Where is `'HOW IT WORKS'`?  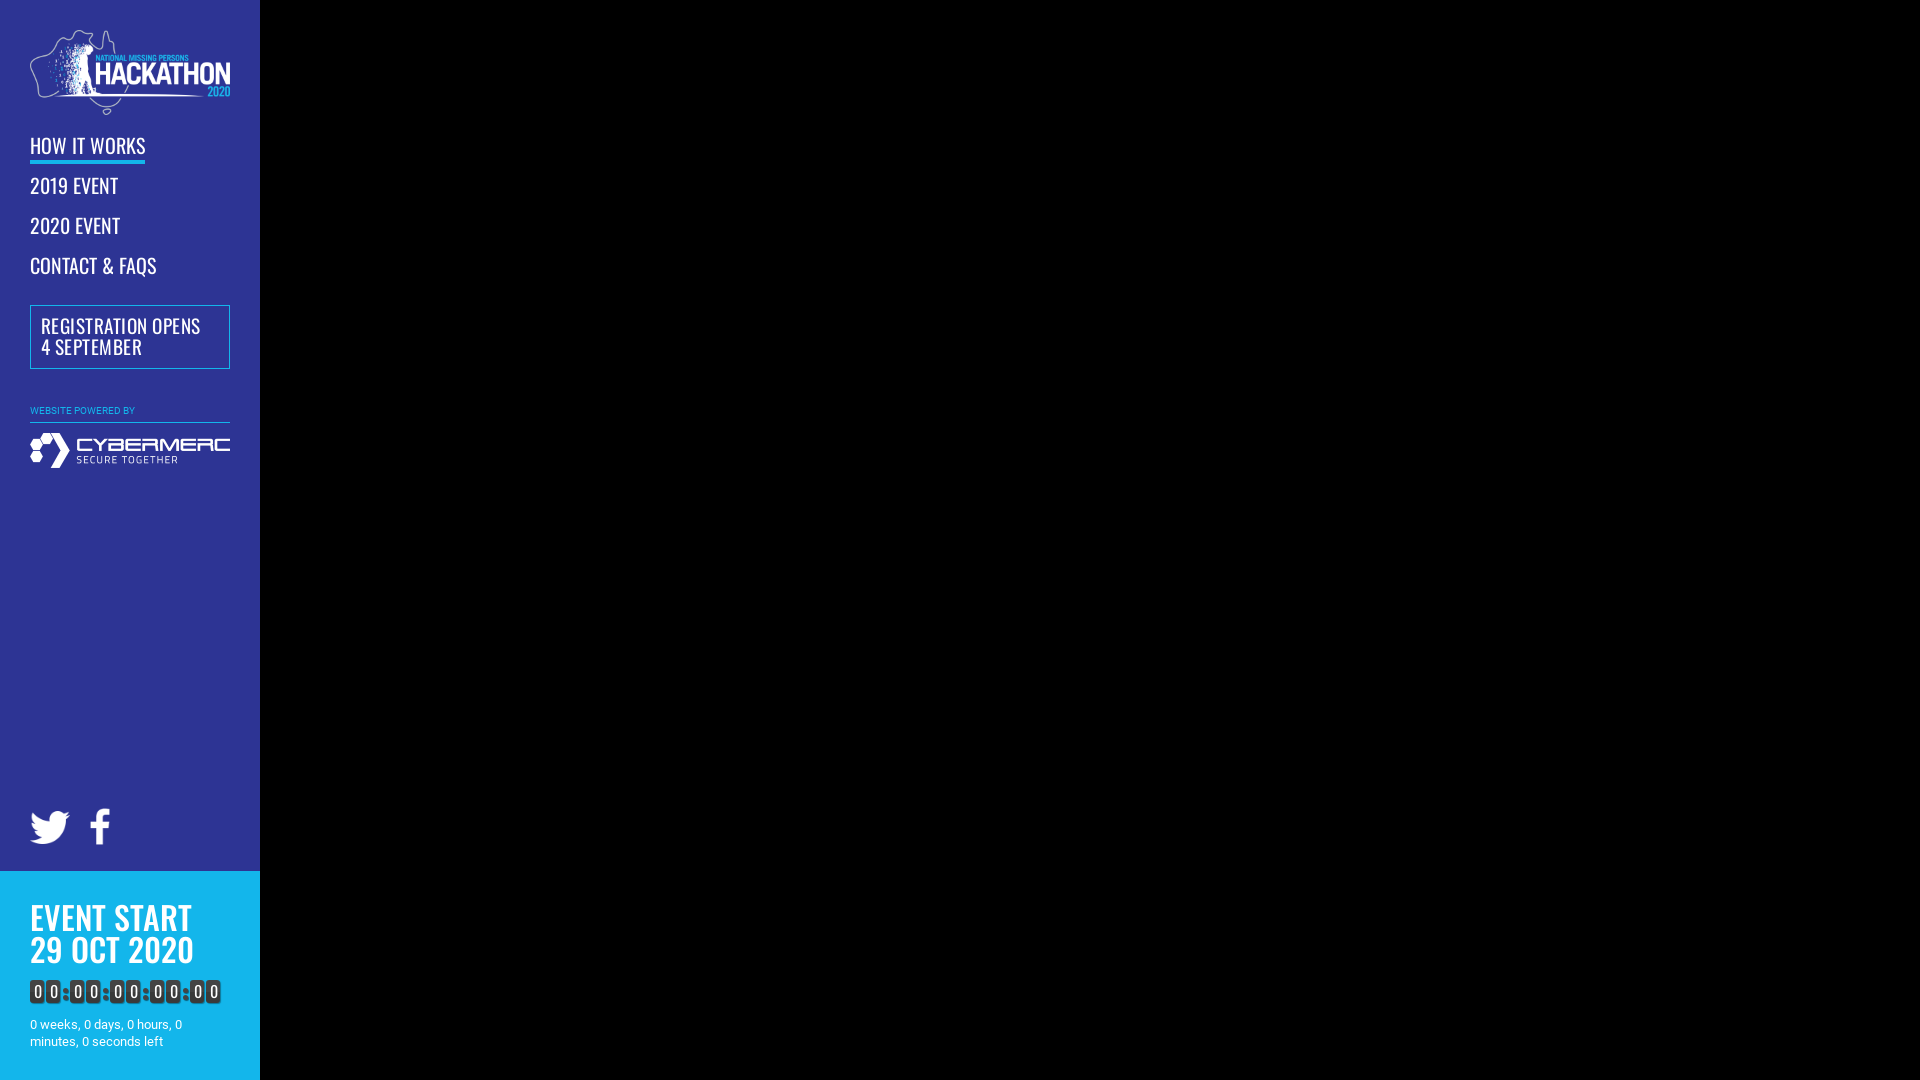 'HOW IT WORKS' is located at coordinates (86, 145).